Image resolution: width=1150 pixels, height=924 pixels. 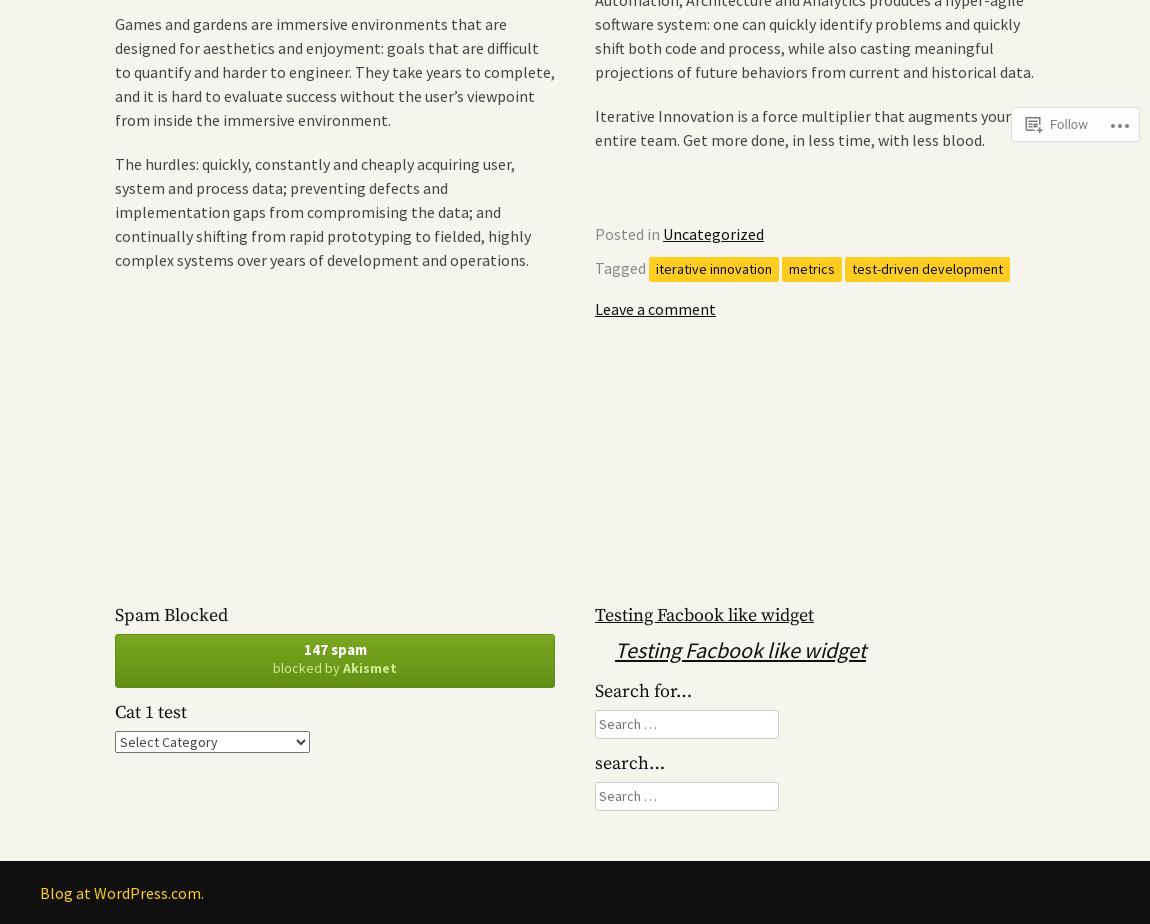 What do you see at coordinates (114, 614) in the screenshot?
I see `'Spam Blocked'` at bounding box center [114, 614].